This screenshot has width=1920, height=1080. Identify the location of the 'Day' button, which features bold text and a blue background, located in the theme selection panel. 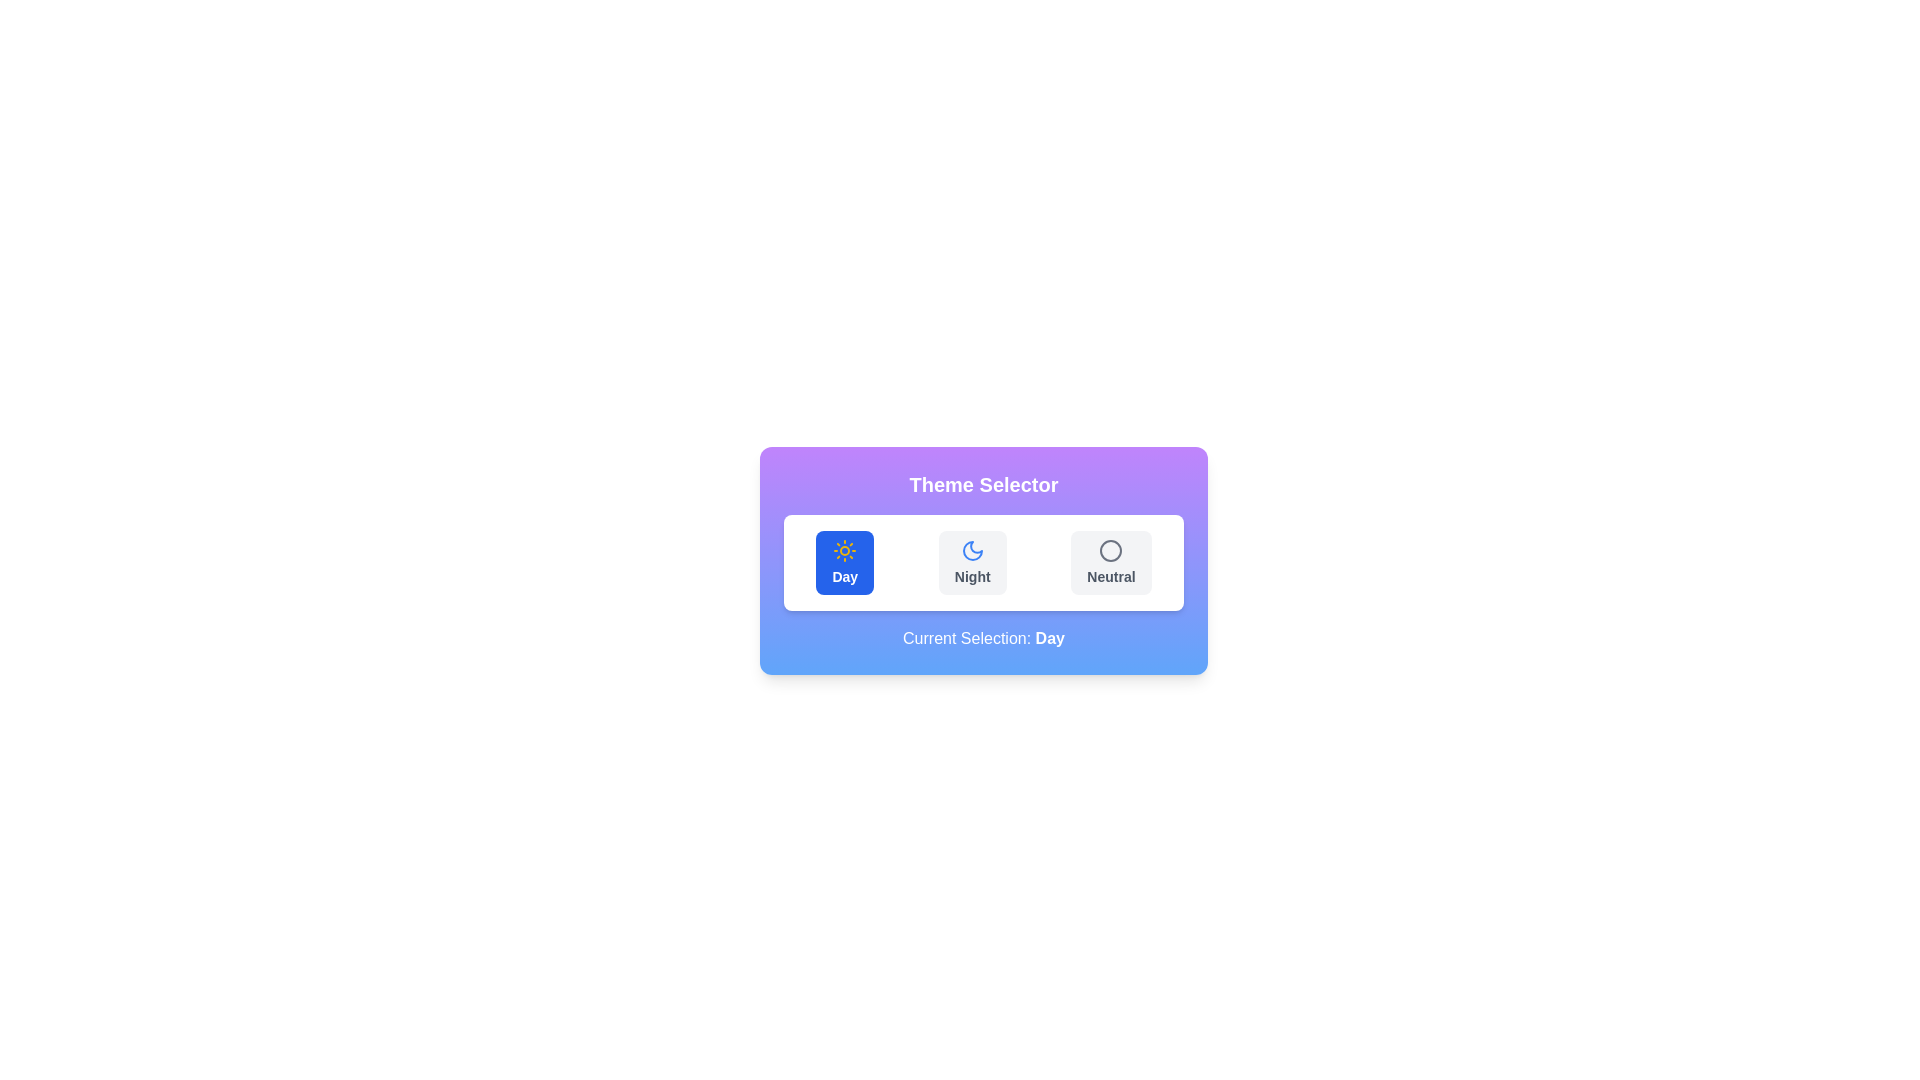
(845, 577).